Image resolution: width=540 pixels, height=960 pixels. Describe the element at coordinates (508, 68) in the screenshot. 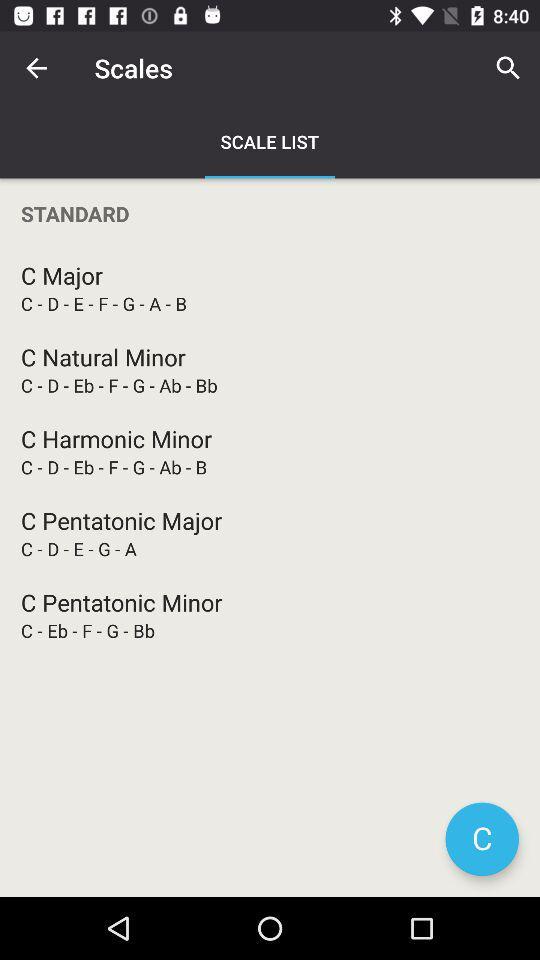

I see `icon next to scales icon` at that location.